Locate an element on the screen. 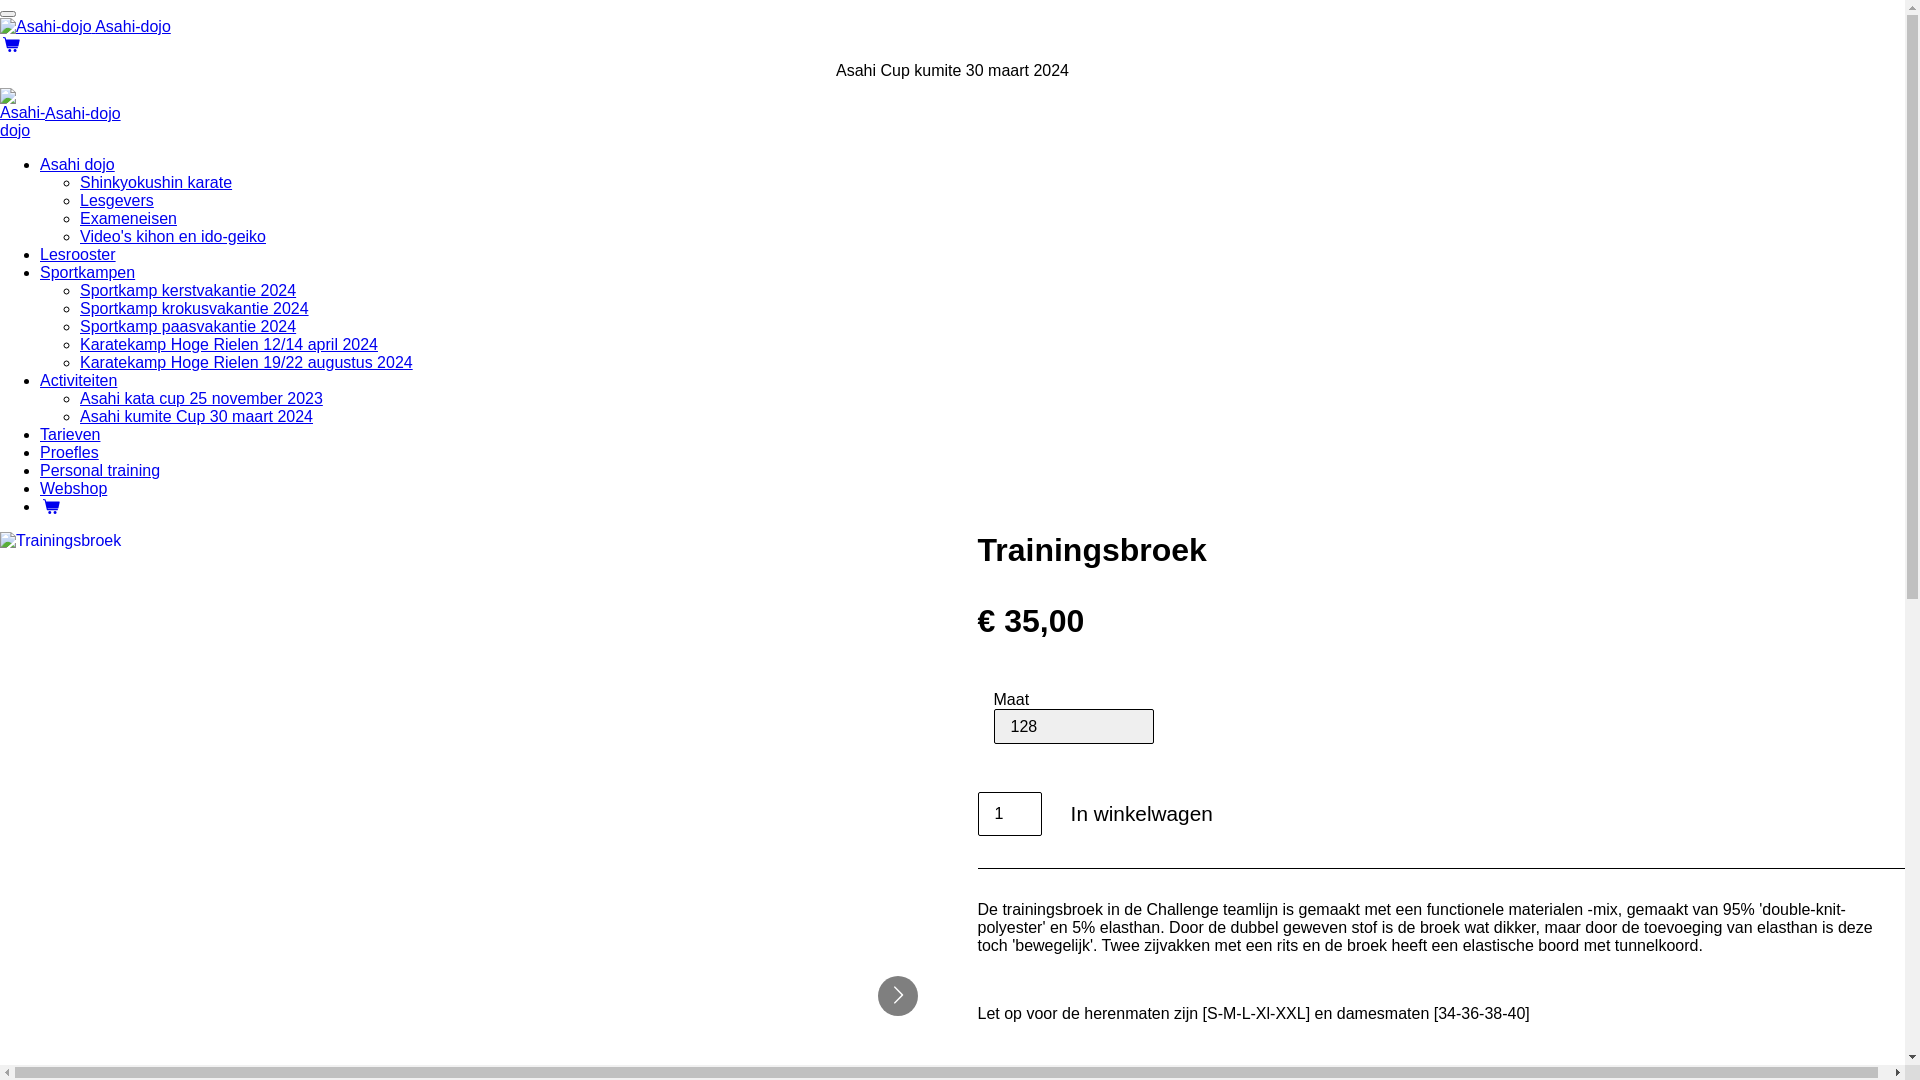 The width and height of the screenshot is (1920, 1080). 'Karatekamp Hoge Rielen 19/22 augustus 2024' is located at coordinates (245, 362).